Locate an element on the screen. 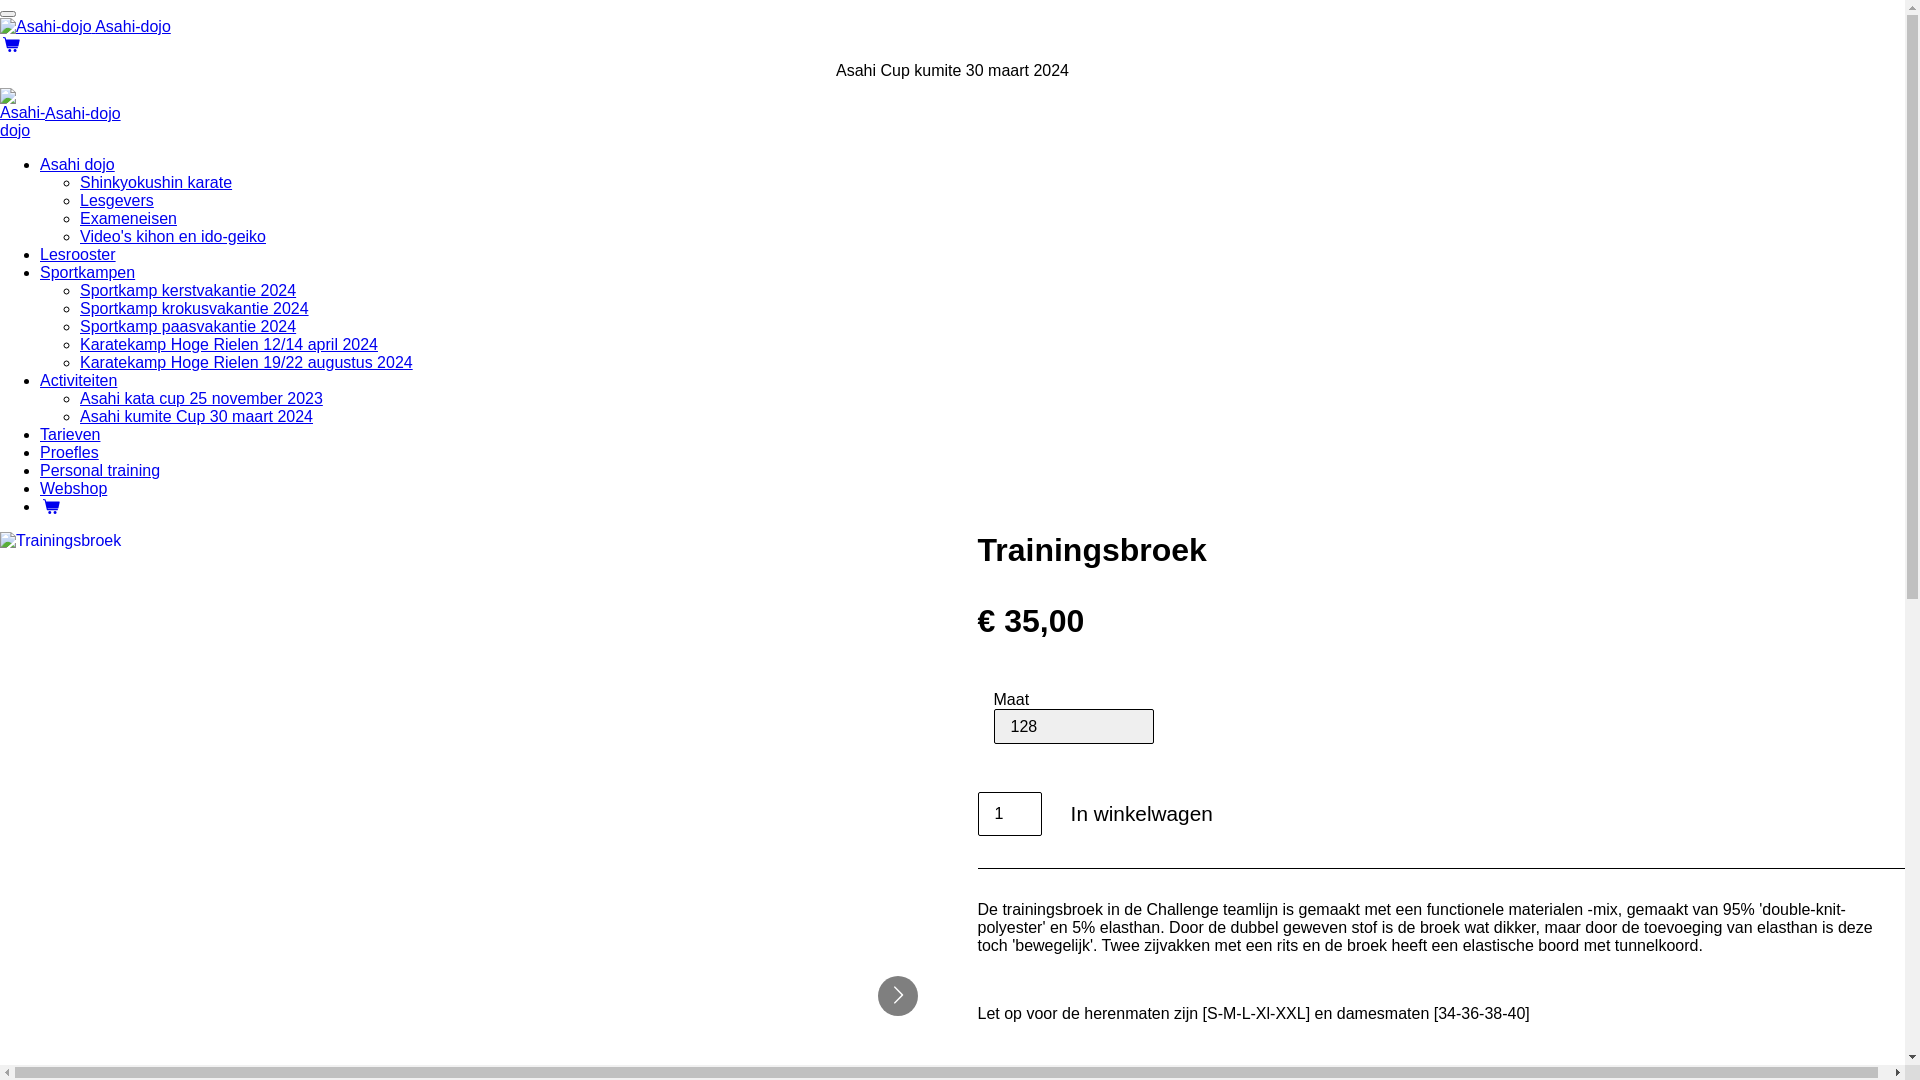 The width and height of the screenshot is (1920, 1080). 'Karatekamp Hoge Rielen 19/22 augustus 2024' is located at coordinates (245, 362).